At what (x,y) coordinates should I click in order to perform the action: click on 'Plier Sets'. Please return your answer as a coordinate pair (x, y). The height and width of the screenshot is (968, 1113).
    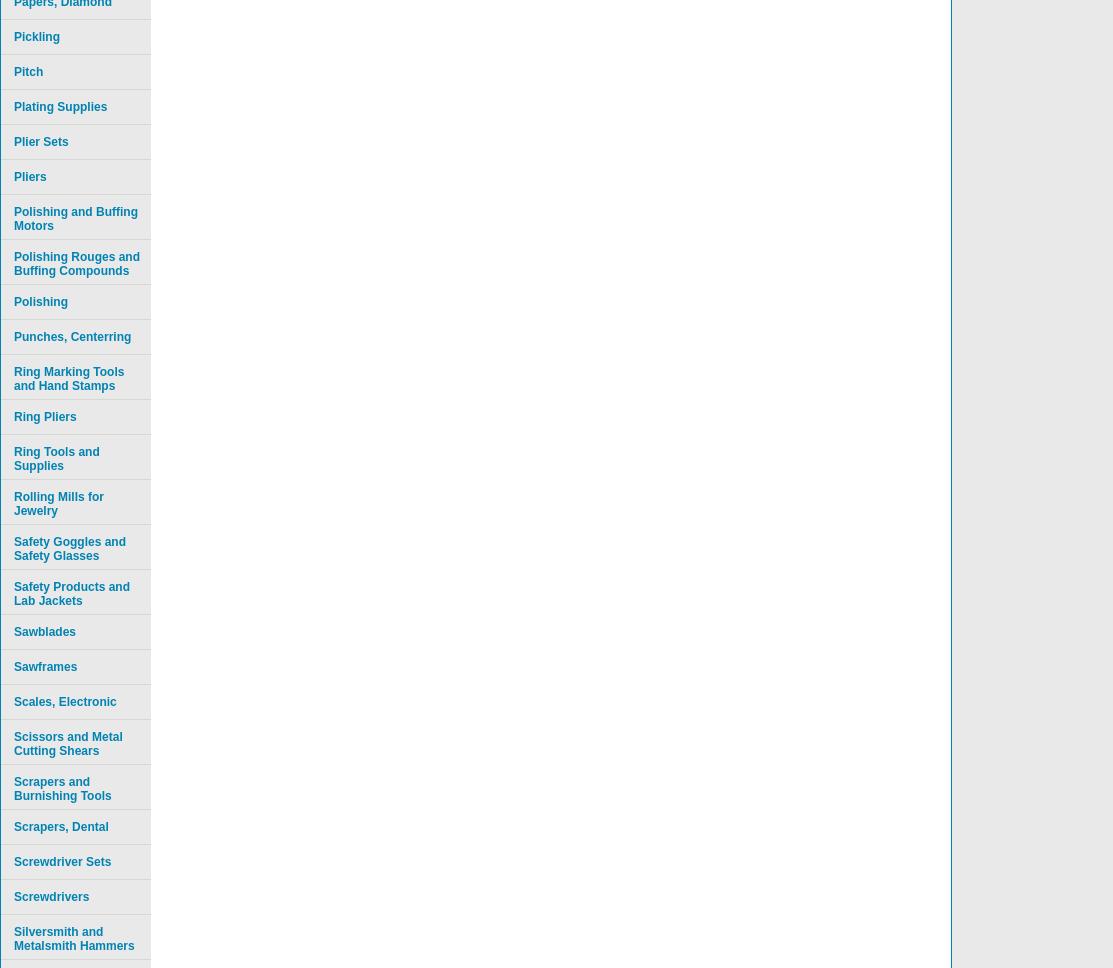
    Looking at the image, I should click on (40, 141).